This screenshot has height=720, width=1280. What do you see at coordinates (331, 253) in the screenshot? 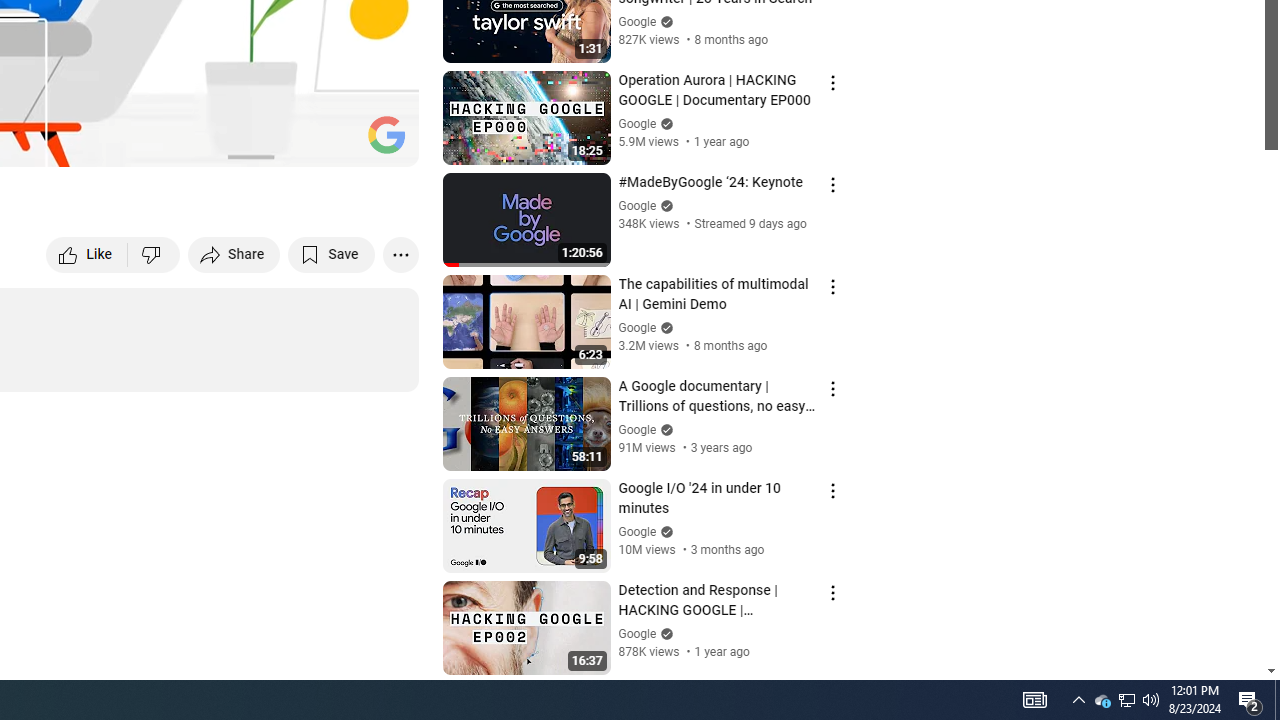
I see `'Save to playlist'` at bounding box center [331, 253].